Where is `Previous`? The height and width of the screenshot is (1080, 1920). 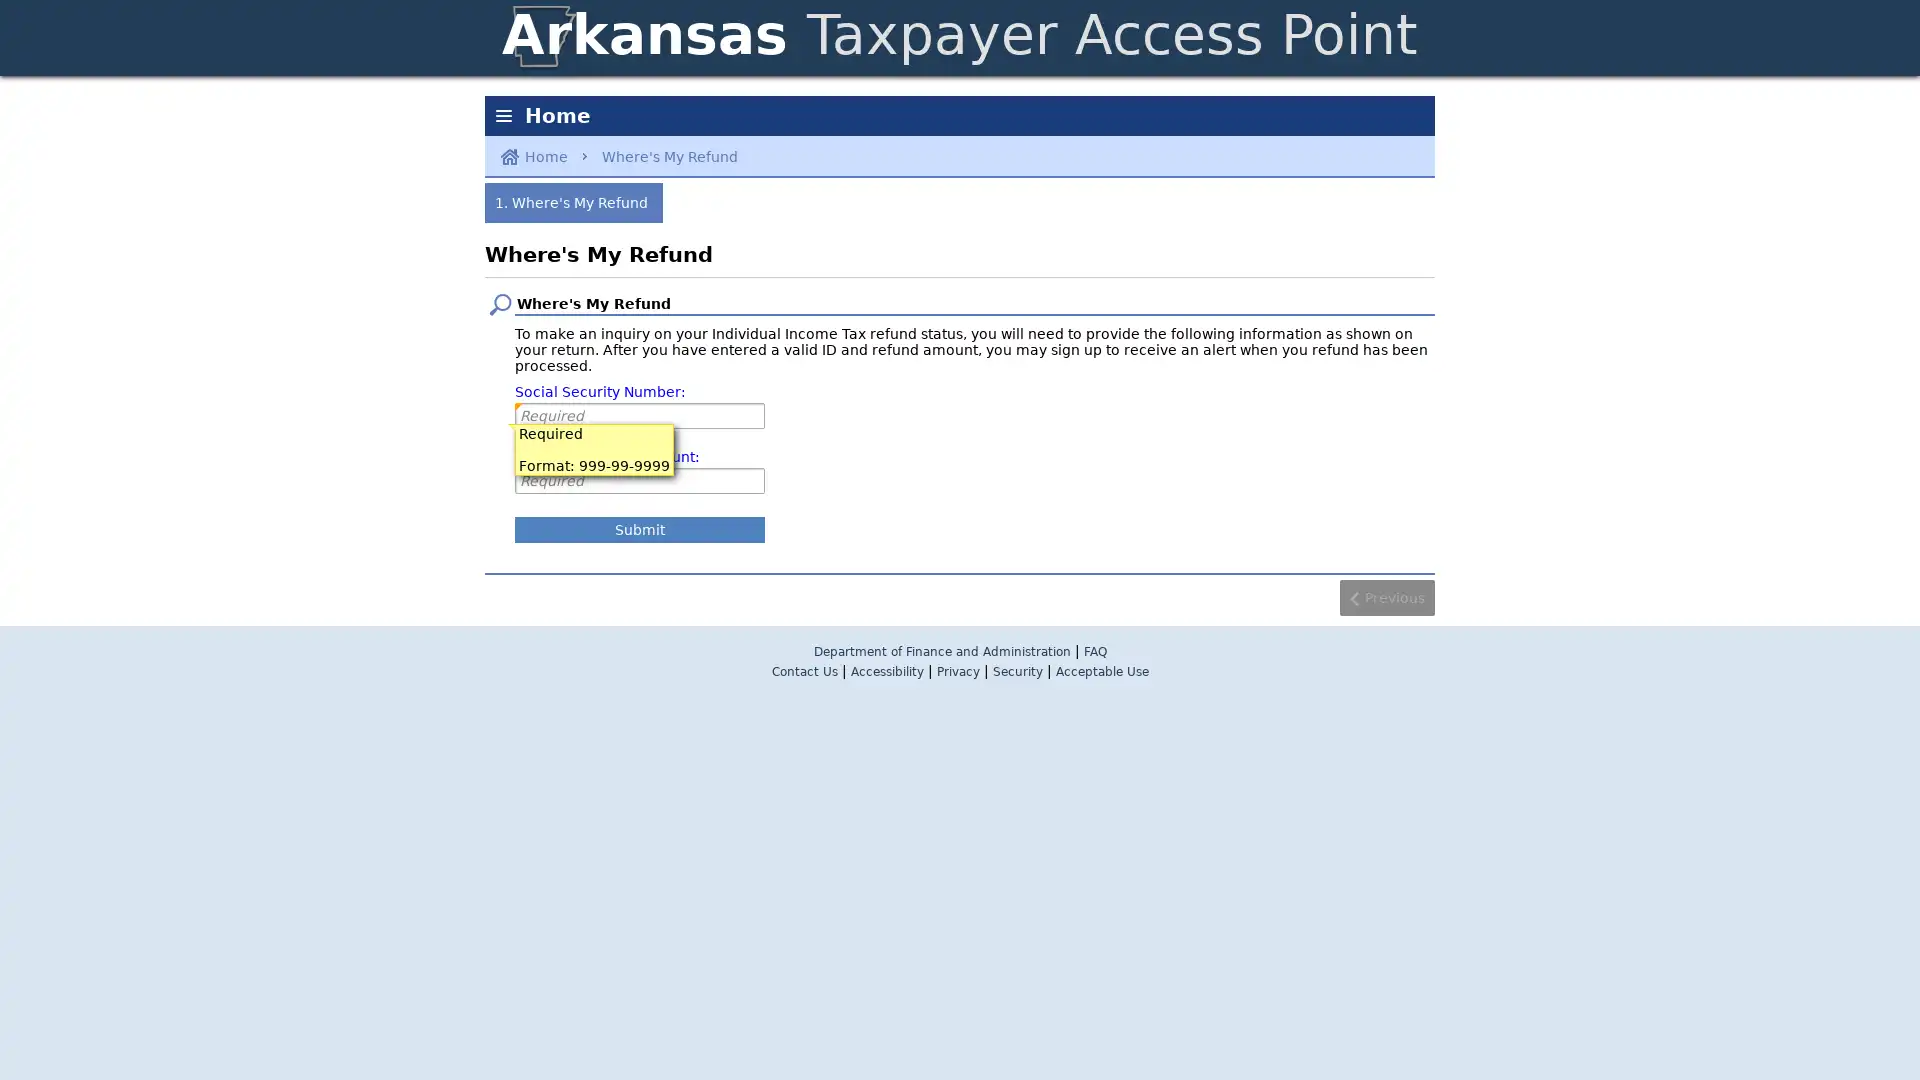
Previous is located at coordinates (1386, 596).